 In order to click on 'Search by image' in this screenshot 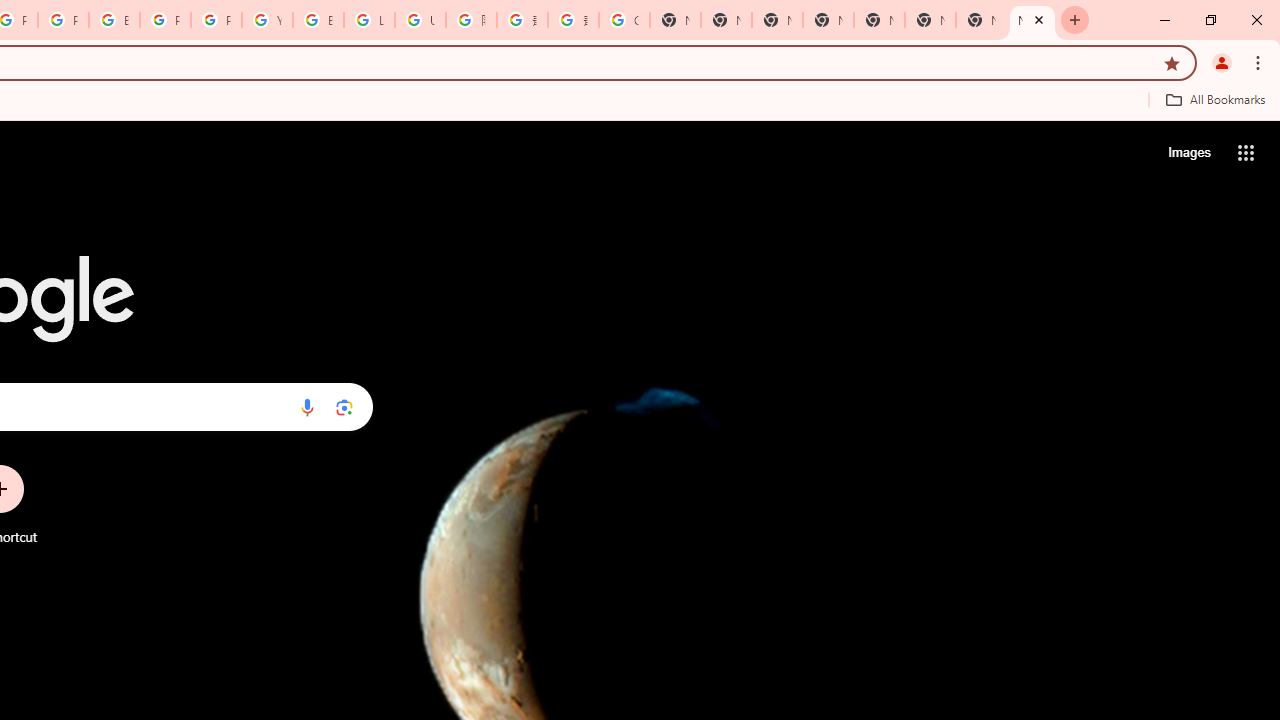, I will do `click(344, 406)`.